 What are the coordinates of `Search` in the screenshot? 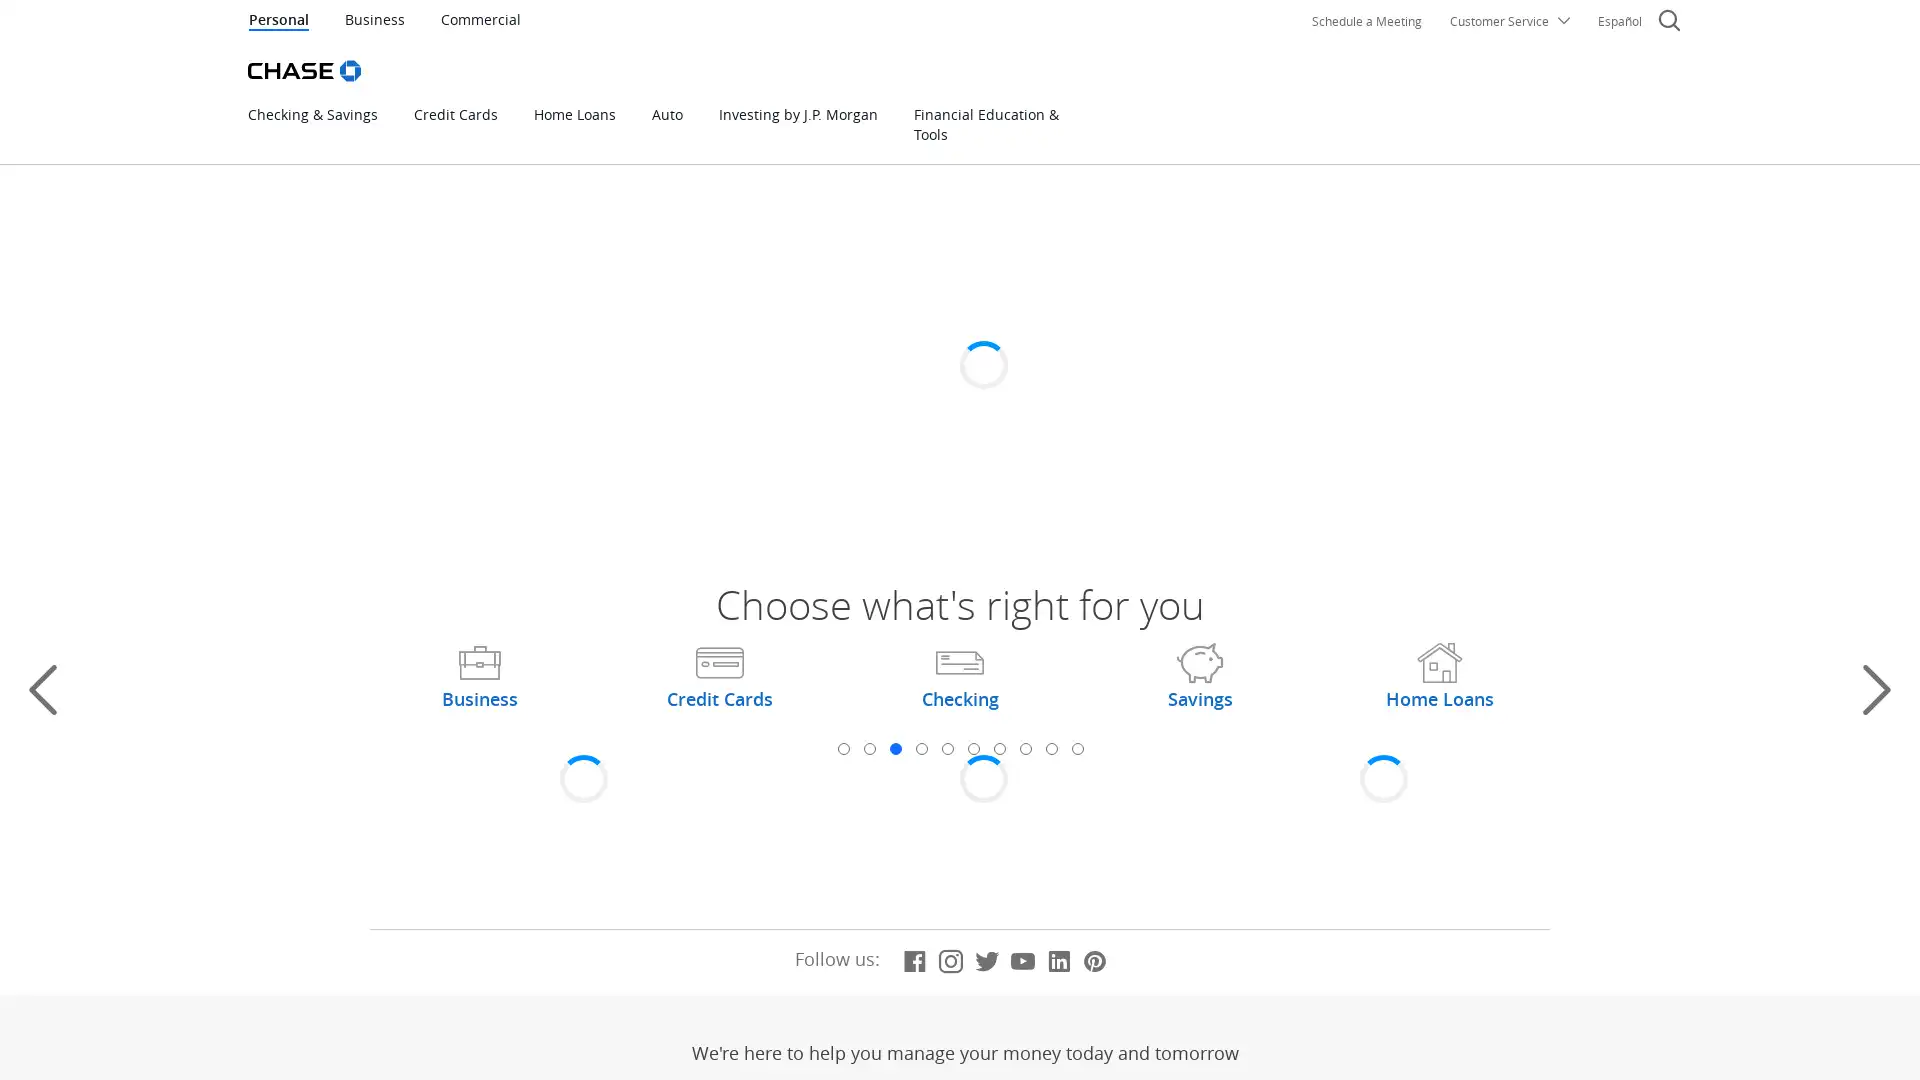 It's located at (1669, 23).